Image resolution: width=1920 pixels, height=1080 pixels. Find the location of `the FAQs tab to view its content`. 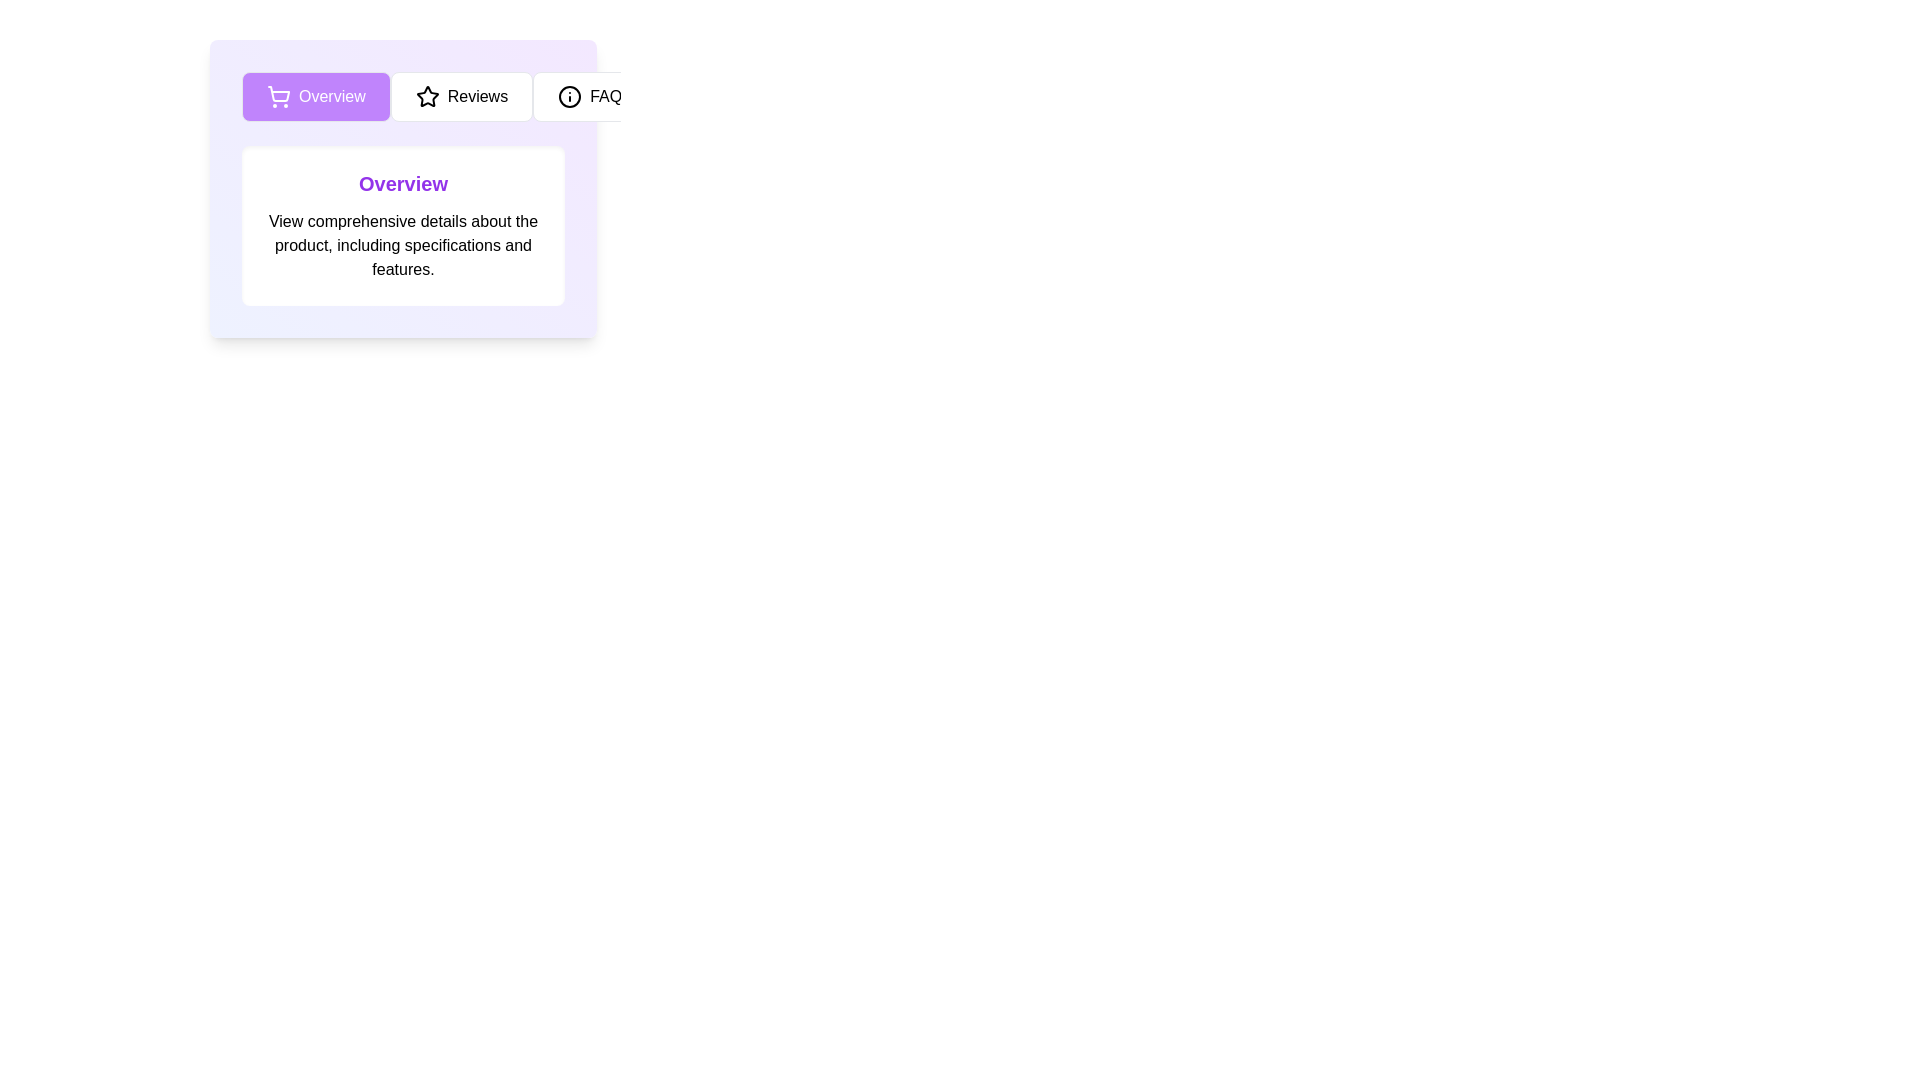

the FAQs tab to view its content is located at coordinates (593, 96).